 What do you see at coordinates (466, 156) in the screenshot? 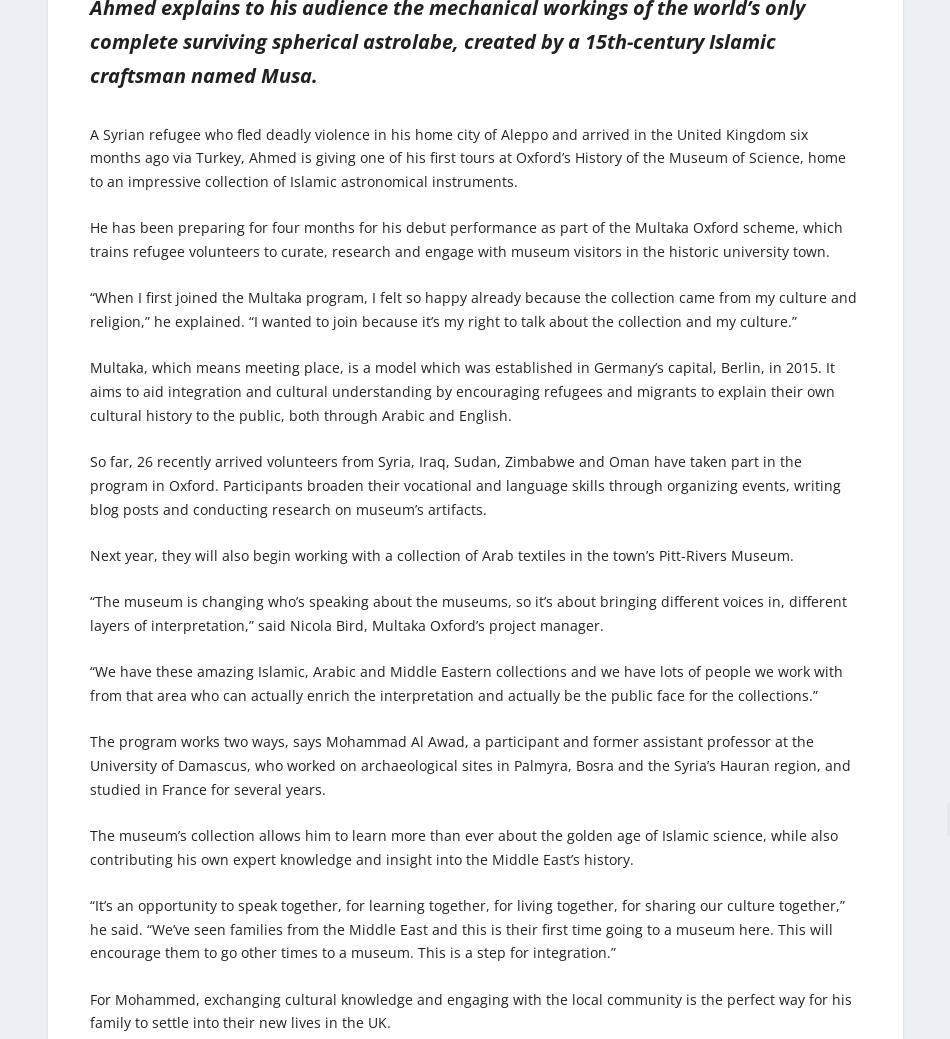
I see `'A Syrian refugee who fled deadly violence in his home city of Aleppo and arrived in the United Kingdom six months ago via Turkey, Ahmed is giving one of his first tours at Oxford’s History of the Museum of Science, home to an impressive collection of Islamic astronomical instruments.'` at bounding box center [466, 156].